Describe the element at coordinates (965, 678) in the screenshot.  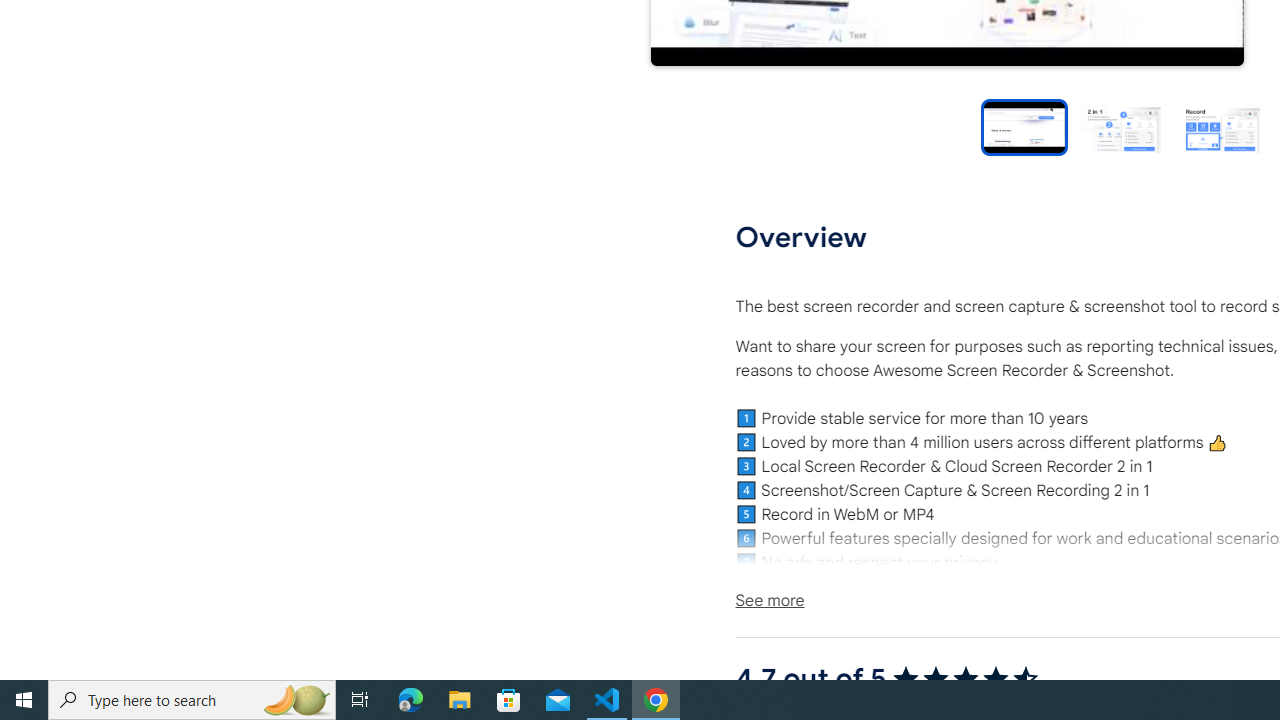
I see `'4.7 out of 5 stars'` at that location.